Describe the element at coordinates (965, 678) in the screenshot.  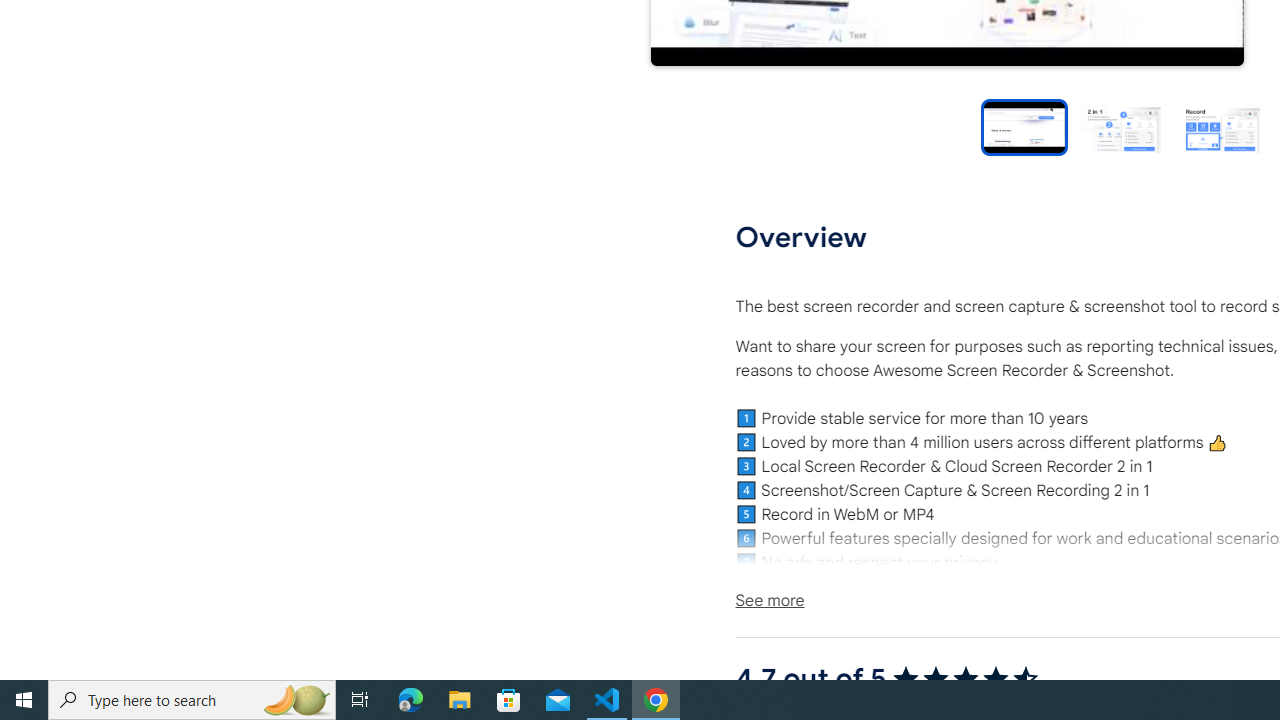
I see `'4.7 out of 5 stars'` at that location.